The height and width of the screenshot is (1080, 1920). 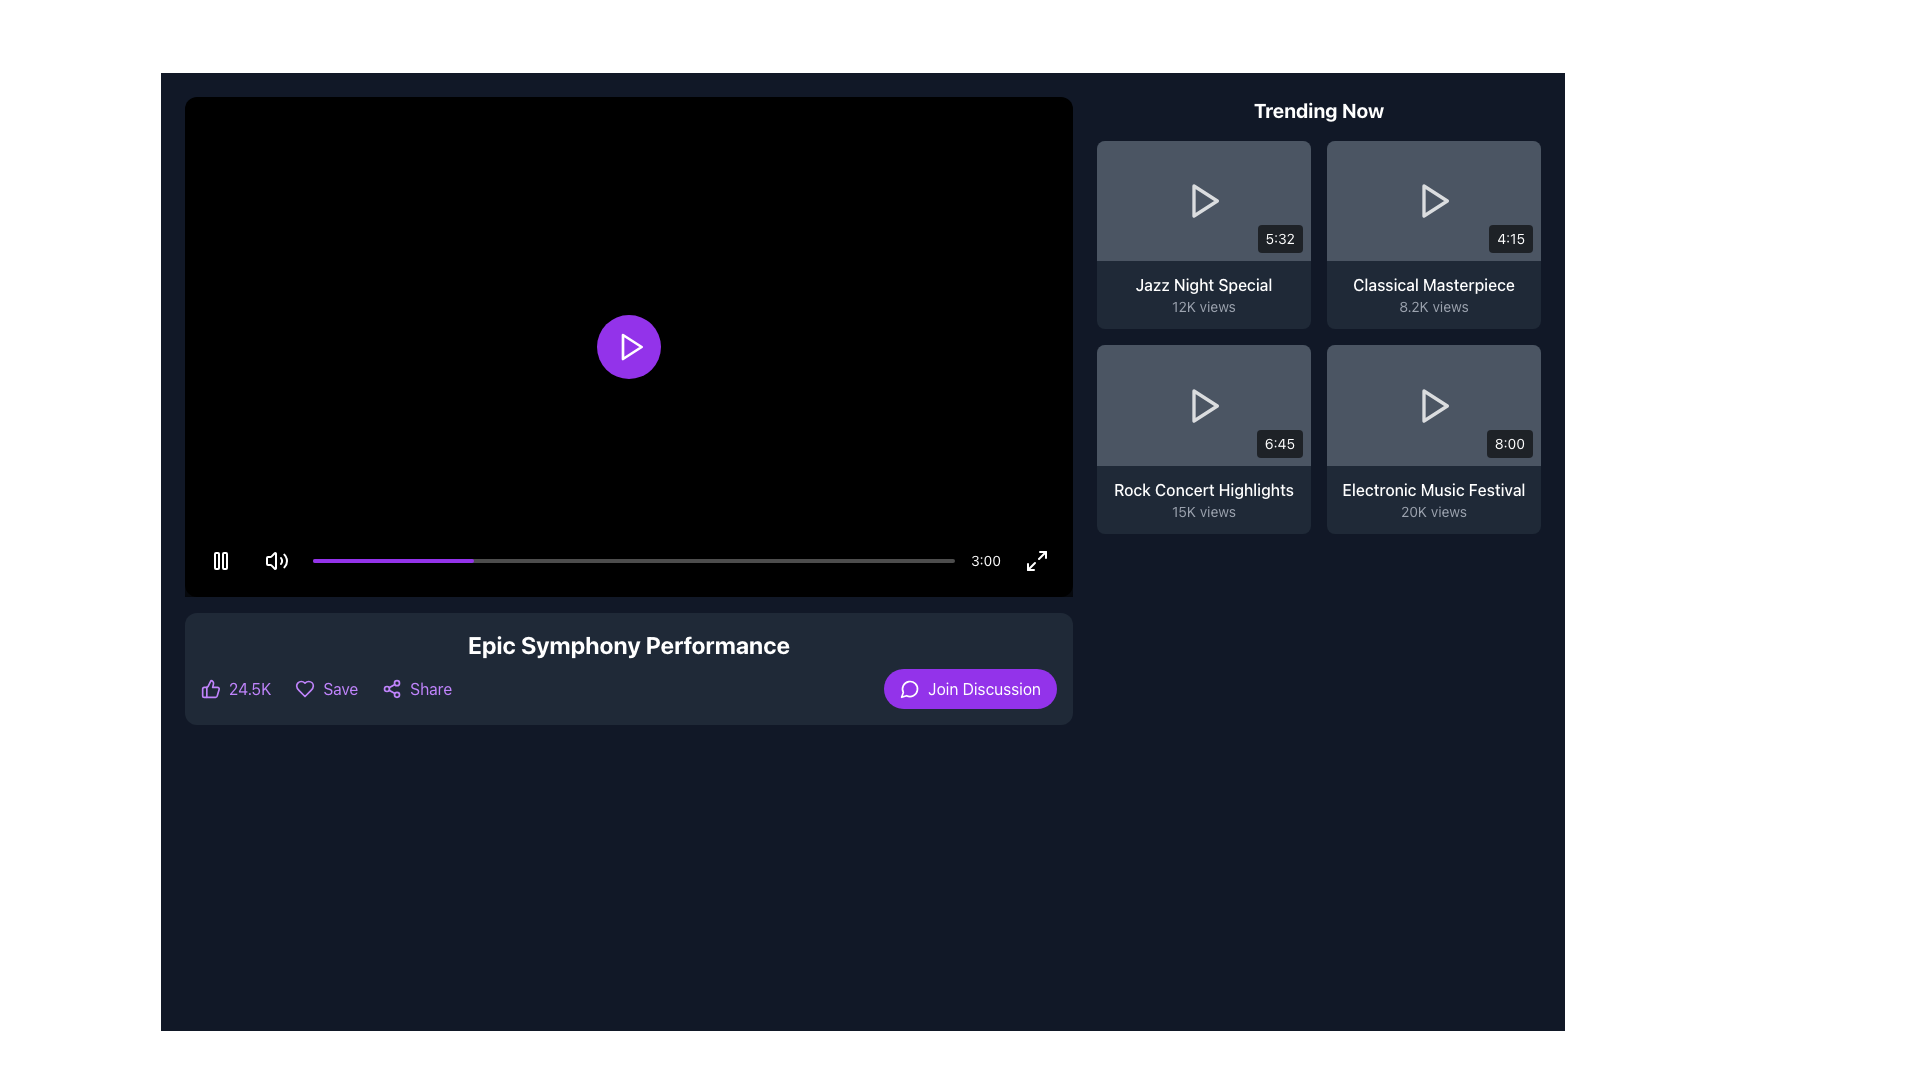 I want to click on the duration label located in the bottom-right corner of the 'Jazz Night Special' thumbnail in the 'Trending Now' section, so click(x=1280, y=238).